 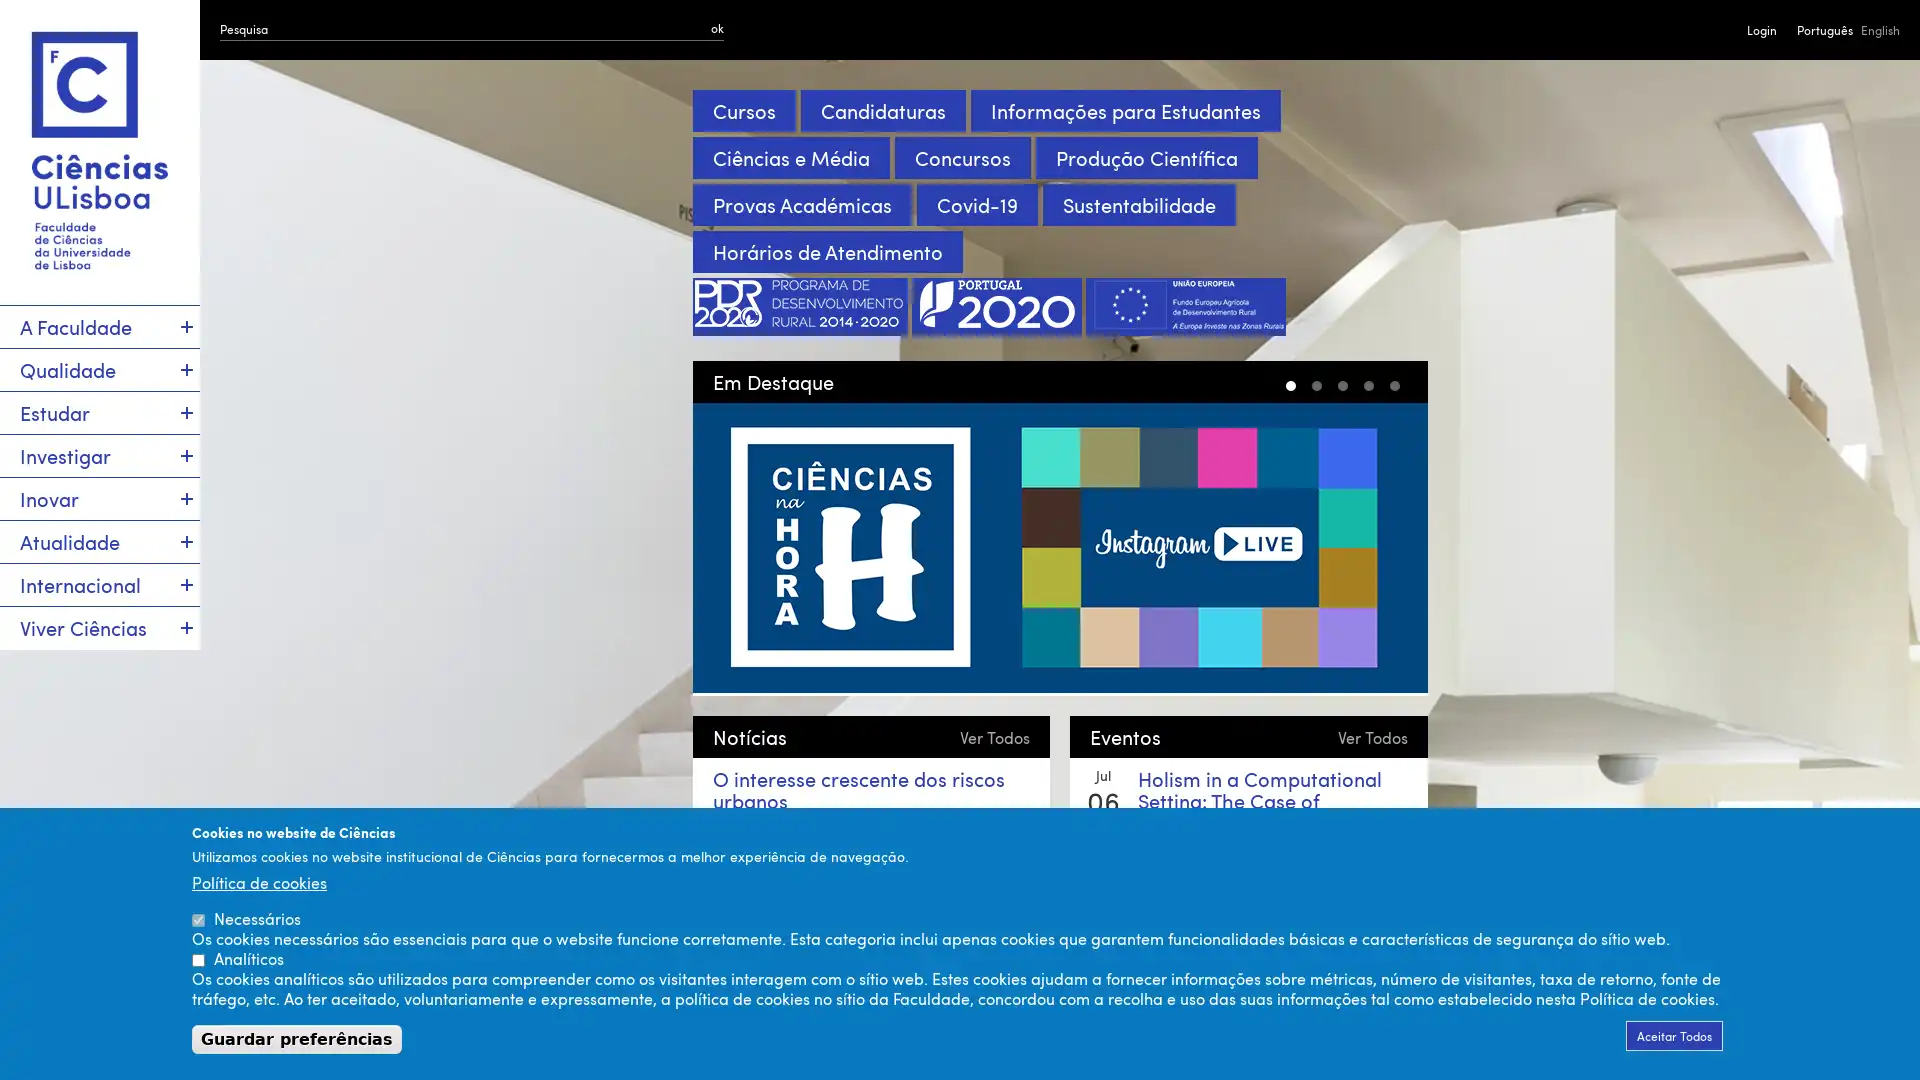 I want to click on Guardar preferencias, so click(x=296, y=1038).